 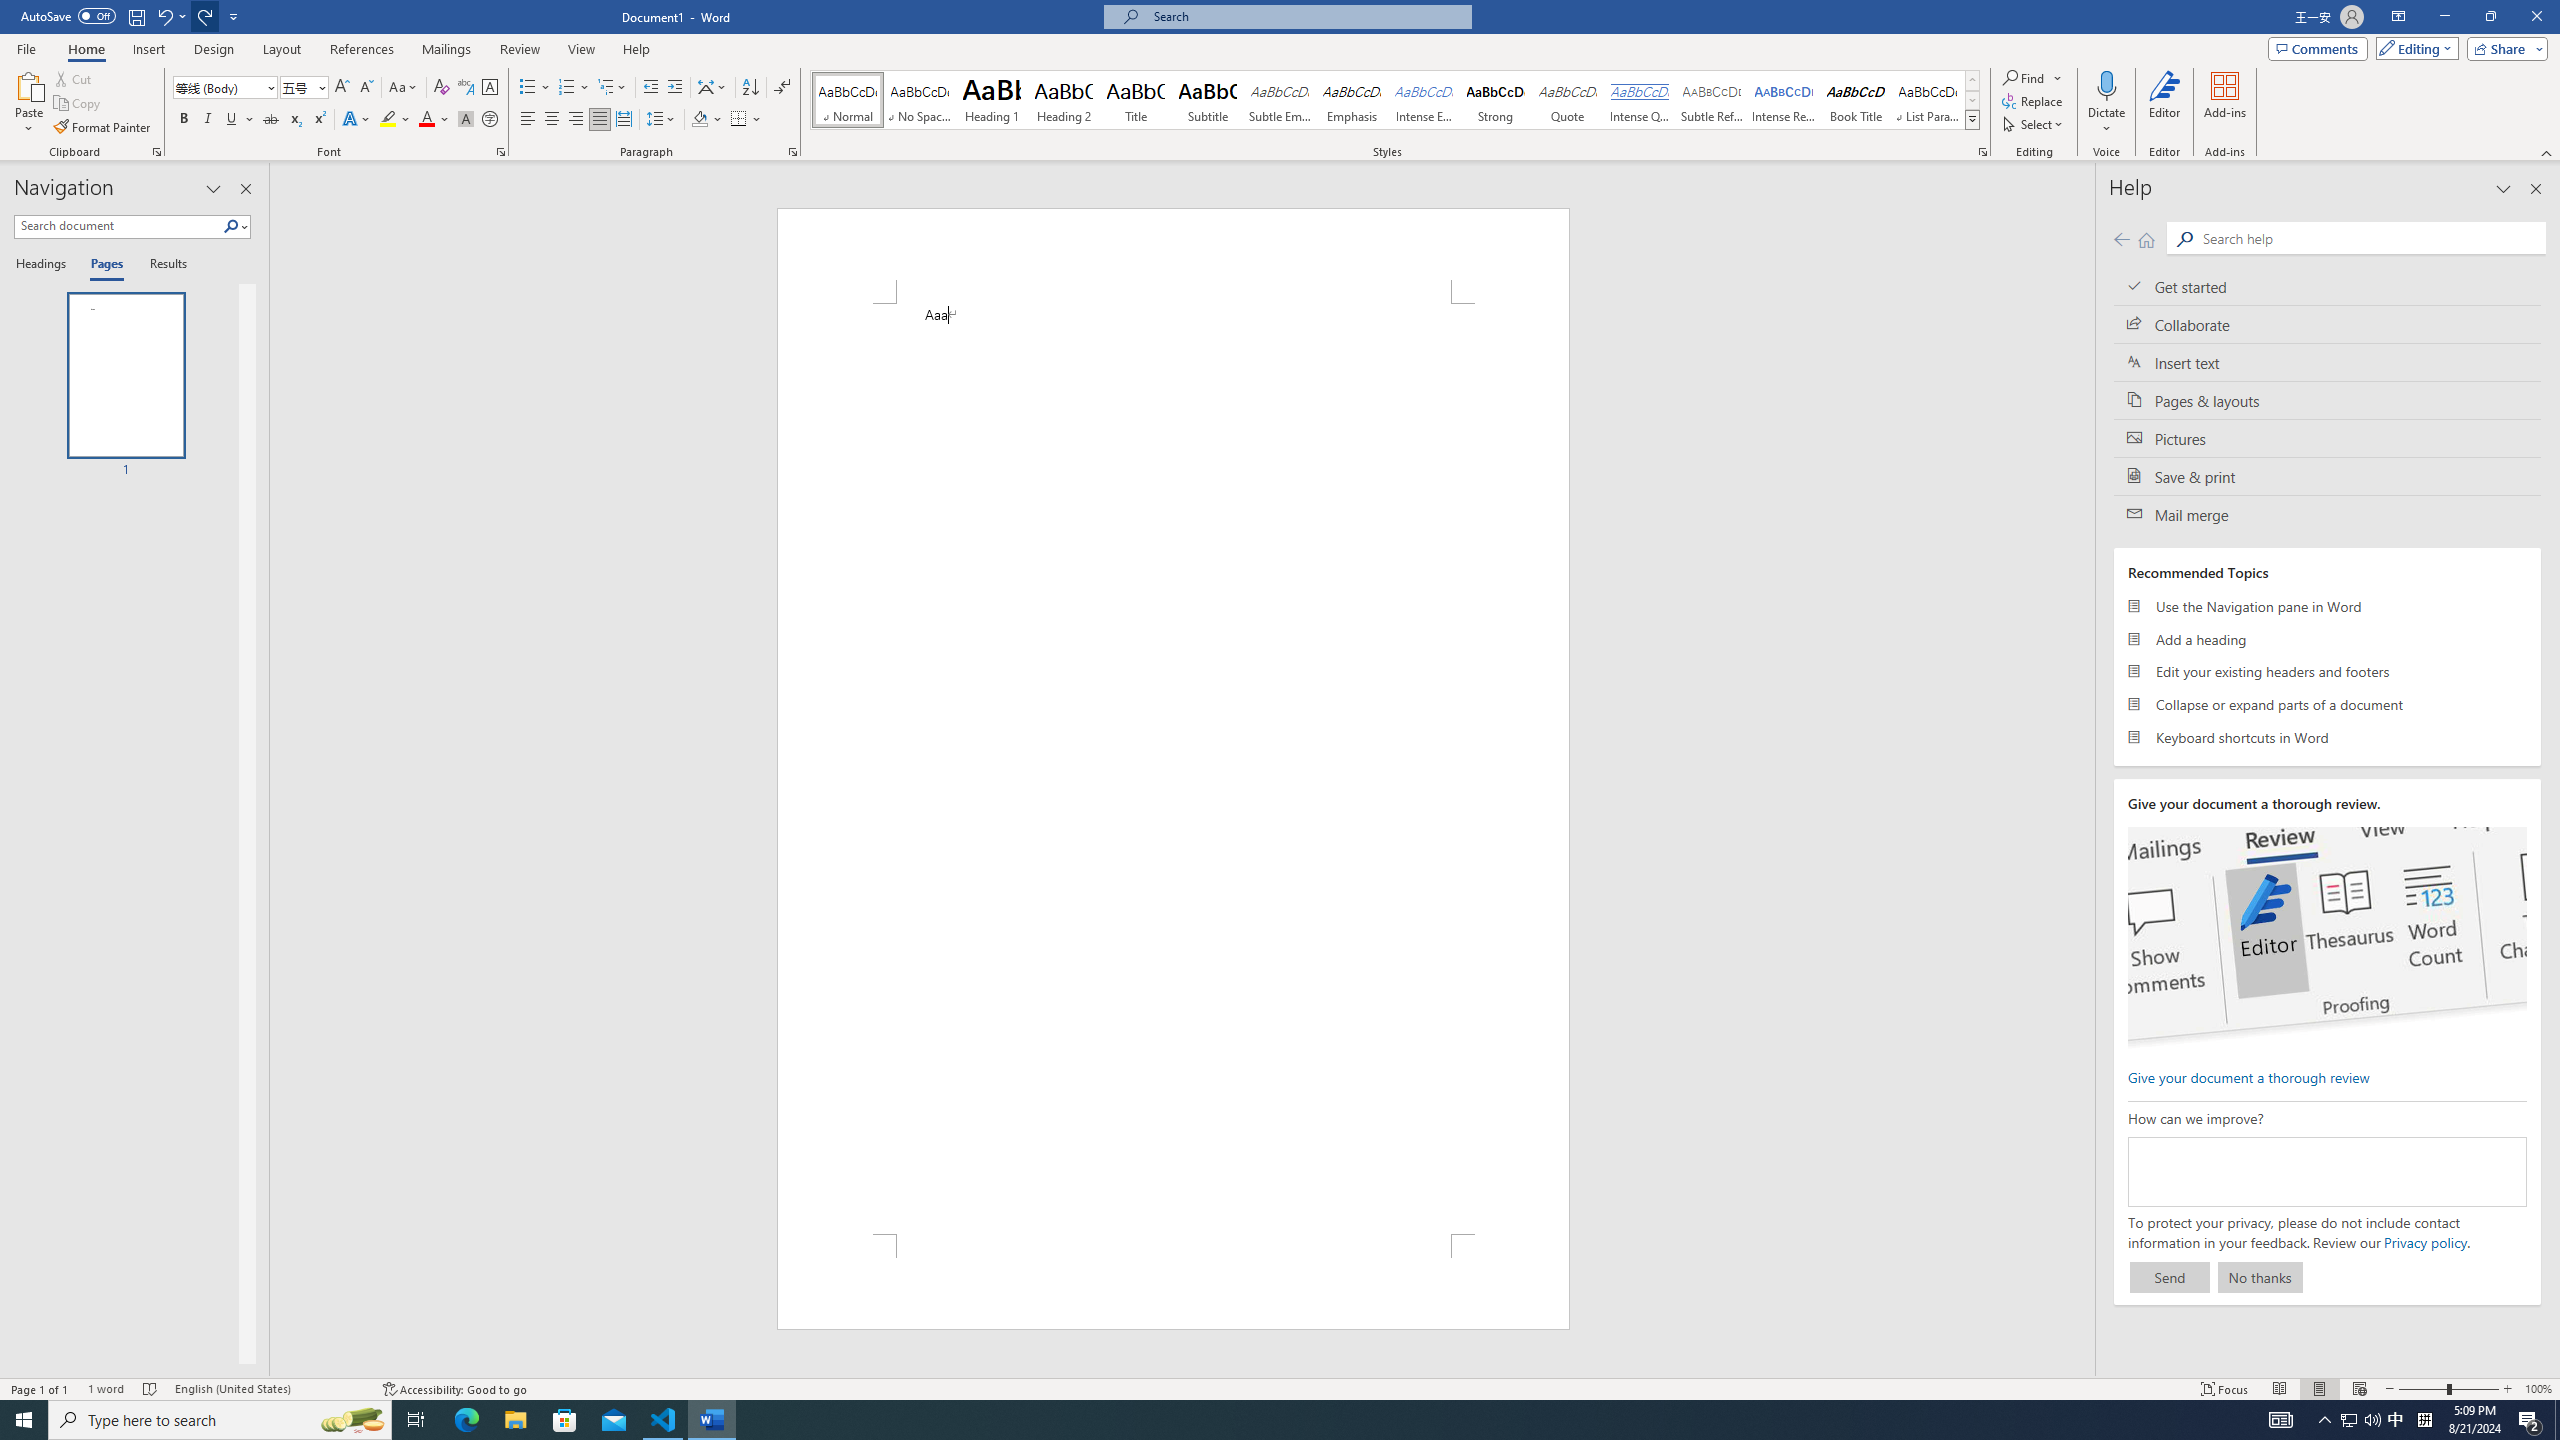 What do you see at coordinates (170, 15) in the screenshot?
I see `'Undo Apply Quick Style'` at bounding box center [170, 15].